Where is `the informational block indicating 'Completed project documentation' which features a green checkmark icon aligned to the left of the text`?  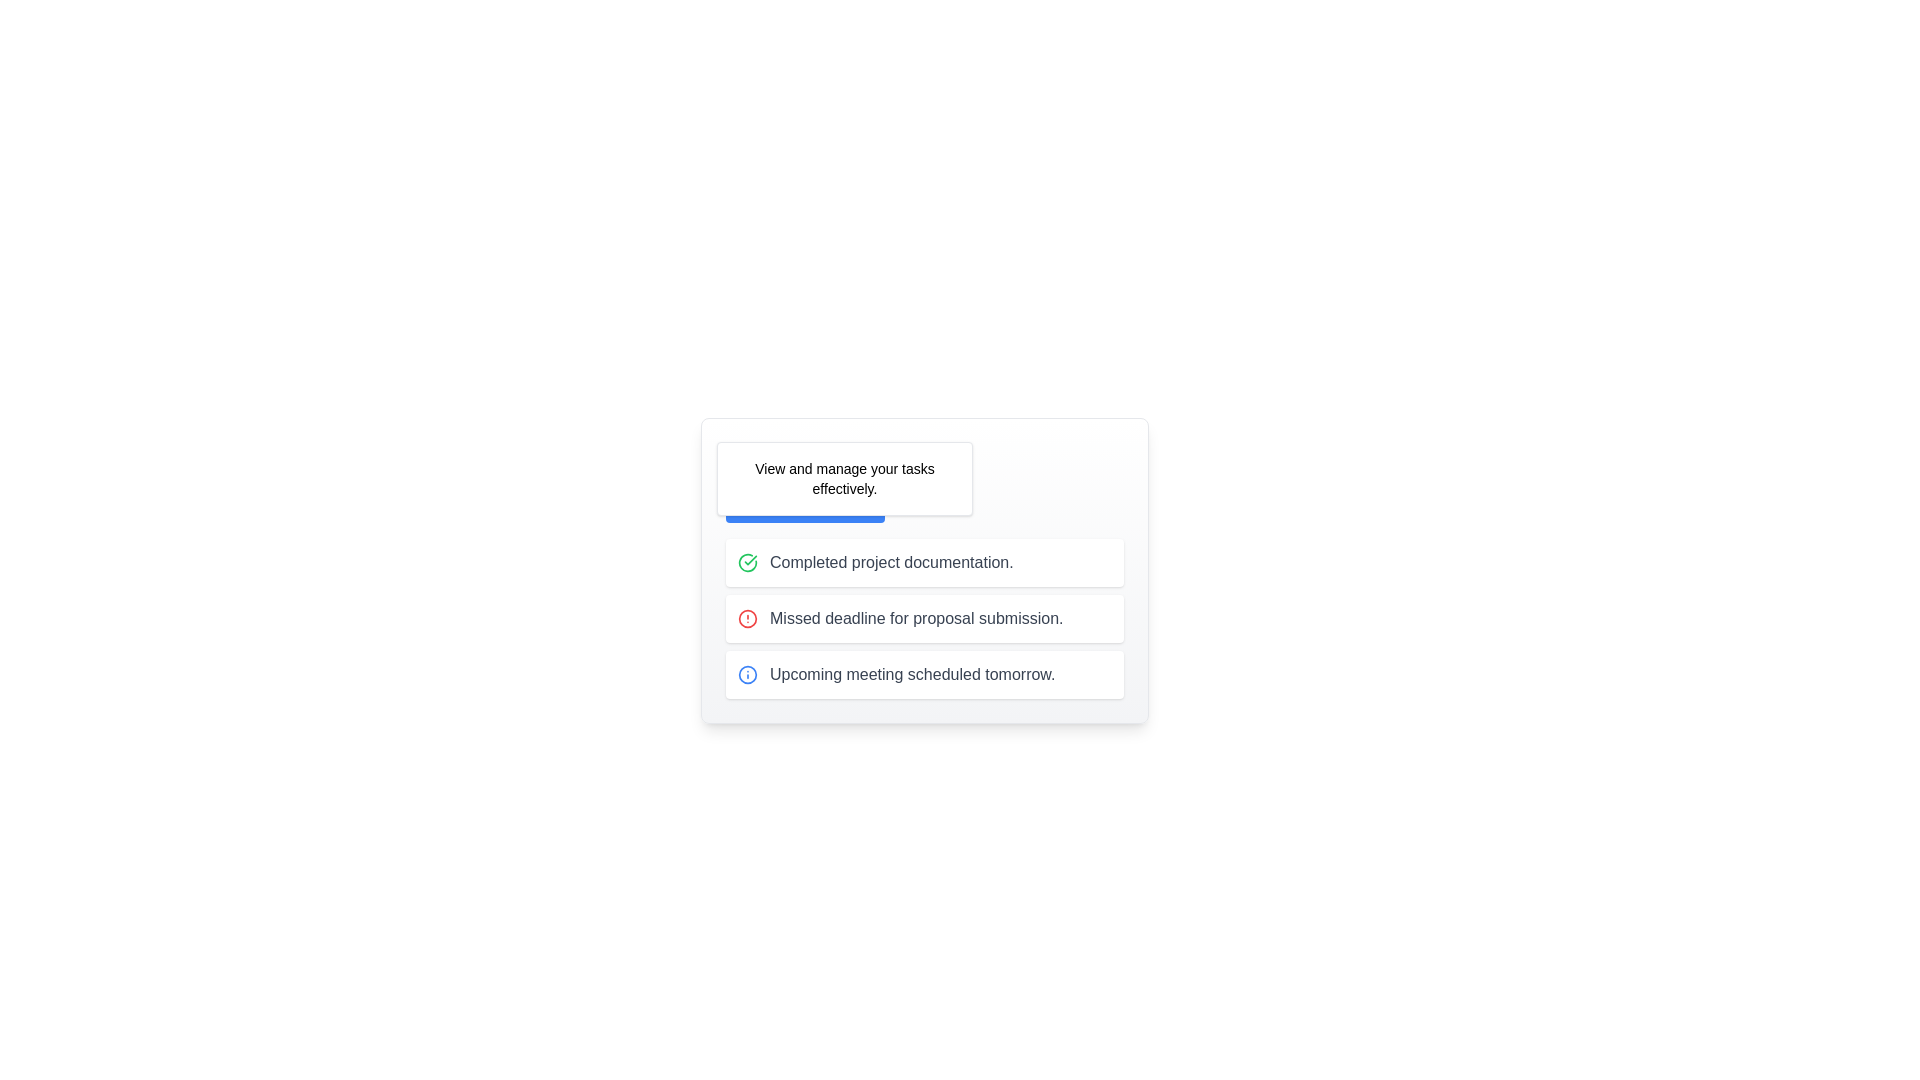
the informational block indicating 'Completed project documentation' which features a green checkmark icon aligned to the left of the text is located at coordinates (924, 563).